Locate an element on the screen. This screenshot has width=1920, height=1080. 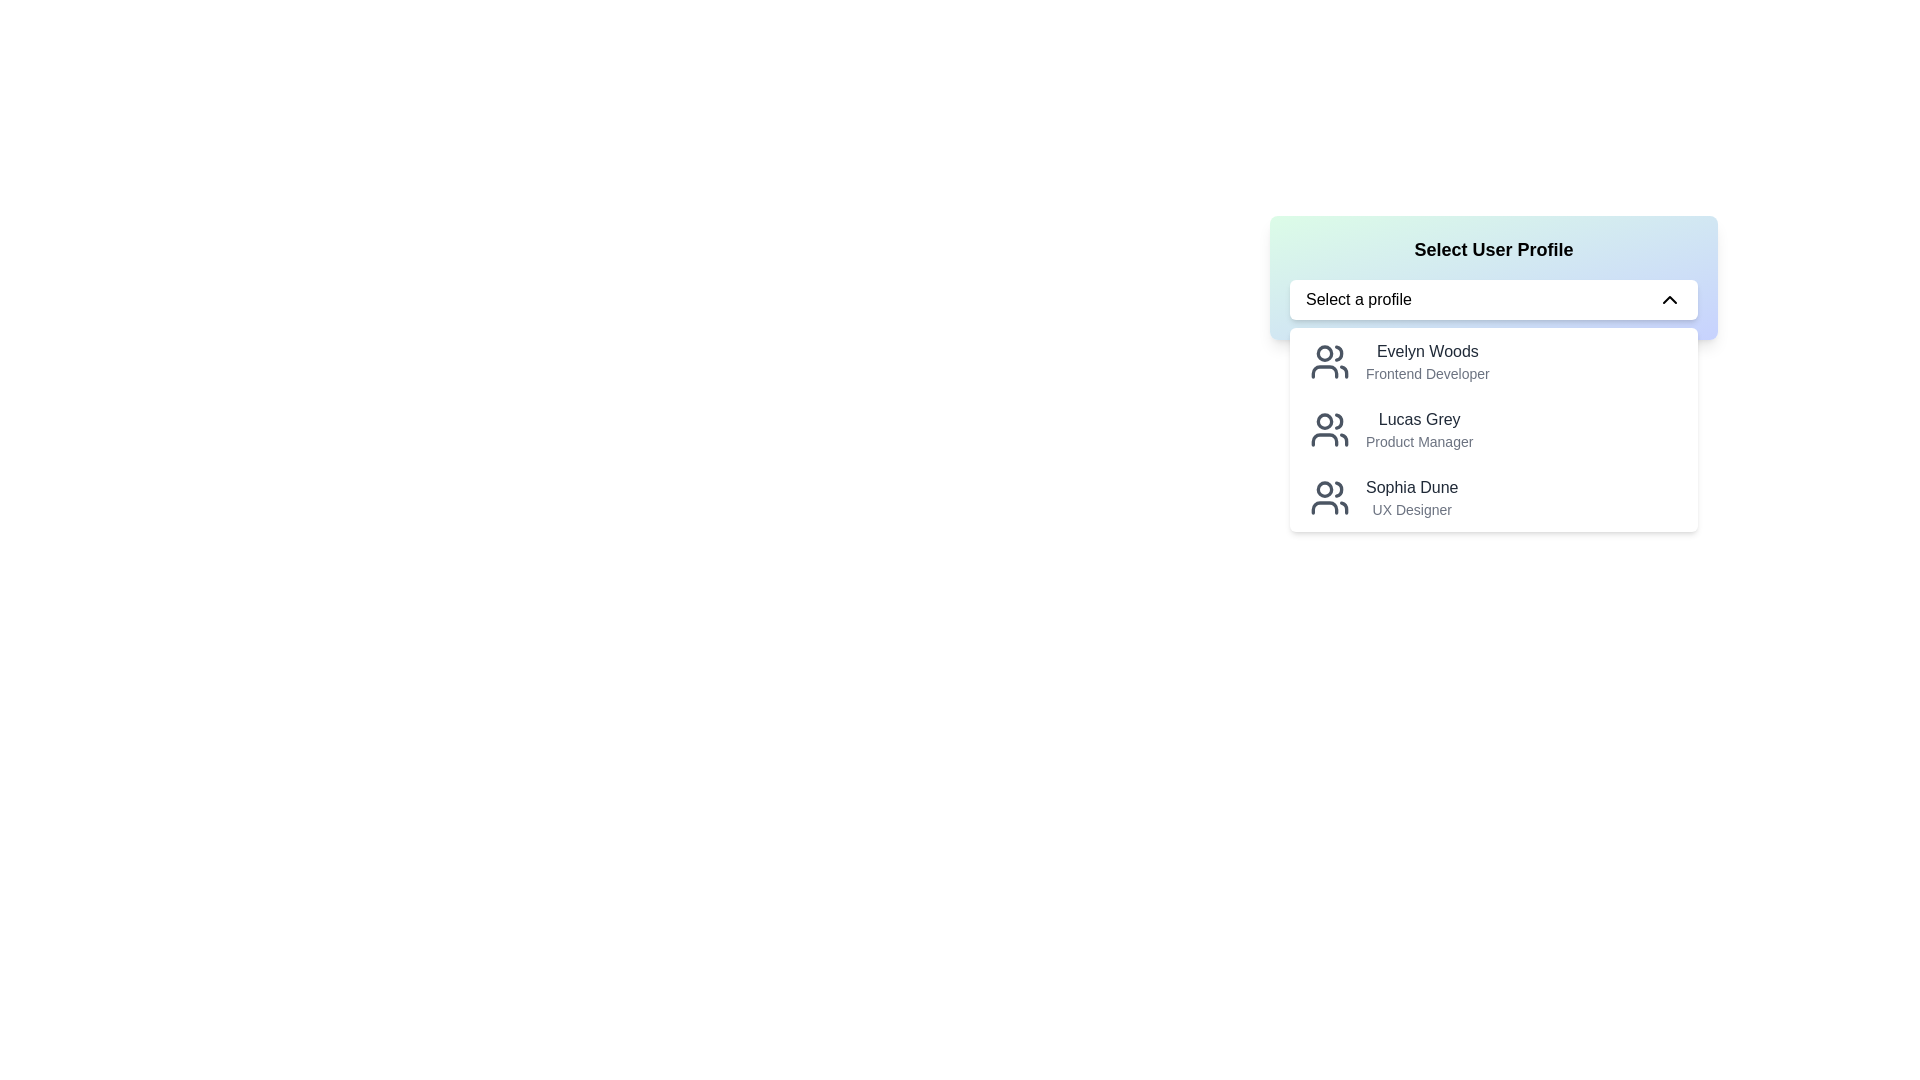
the second item in the dropdown list labeled 'Lucas Grey - Product Manager' is located at coordinates (1493, 428).